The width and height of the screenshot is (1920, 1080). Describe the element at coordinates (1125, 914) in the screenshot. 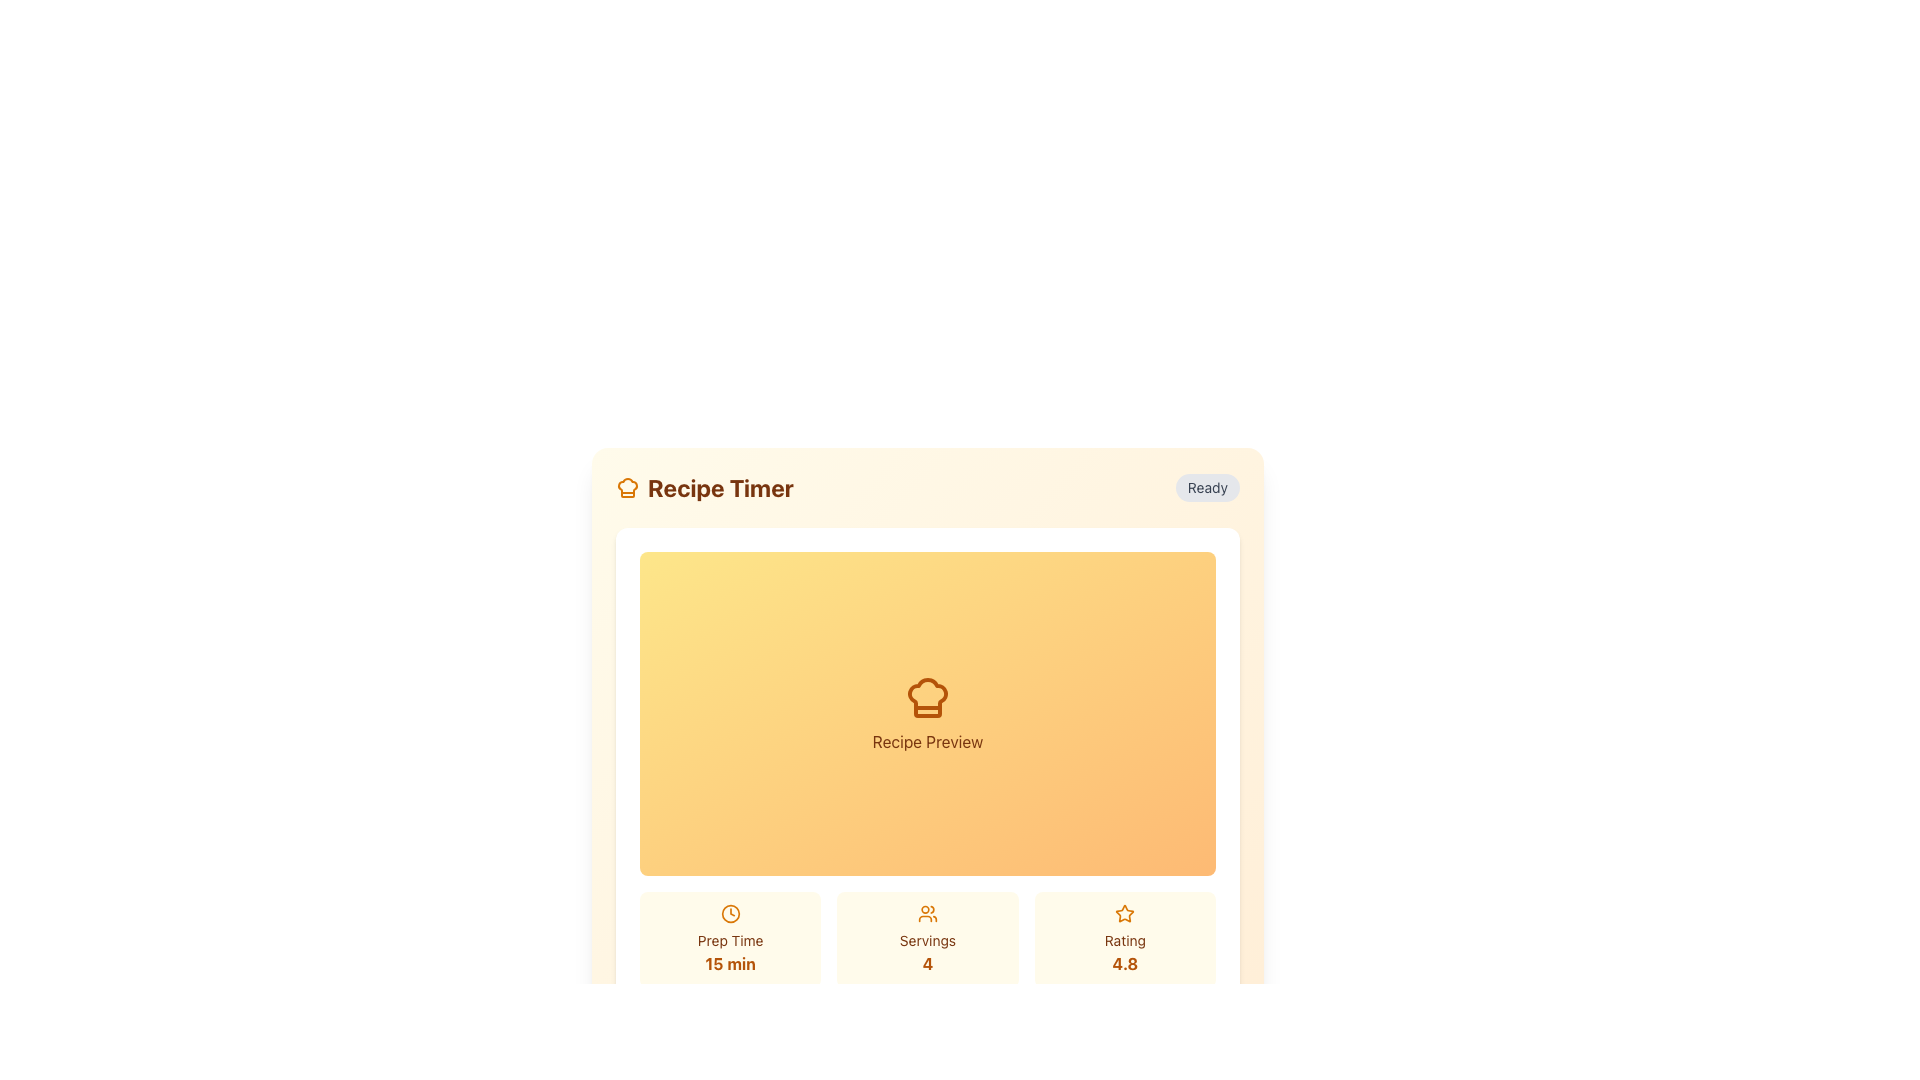

I see `the golden amber star-shaped icon that symbolizes a rating or favorite designation, located centrally within the 'Rating 4.8' section, above the numeric value 4.8 and the text 'Rating'` at that location.